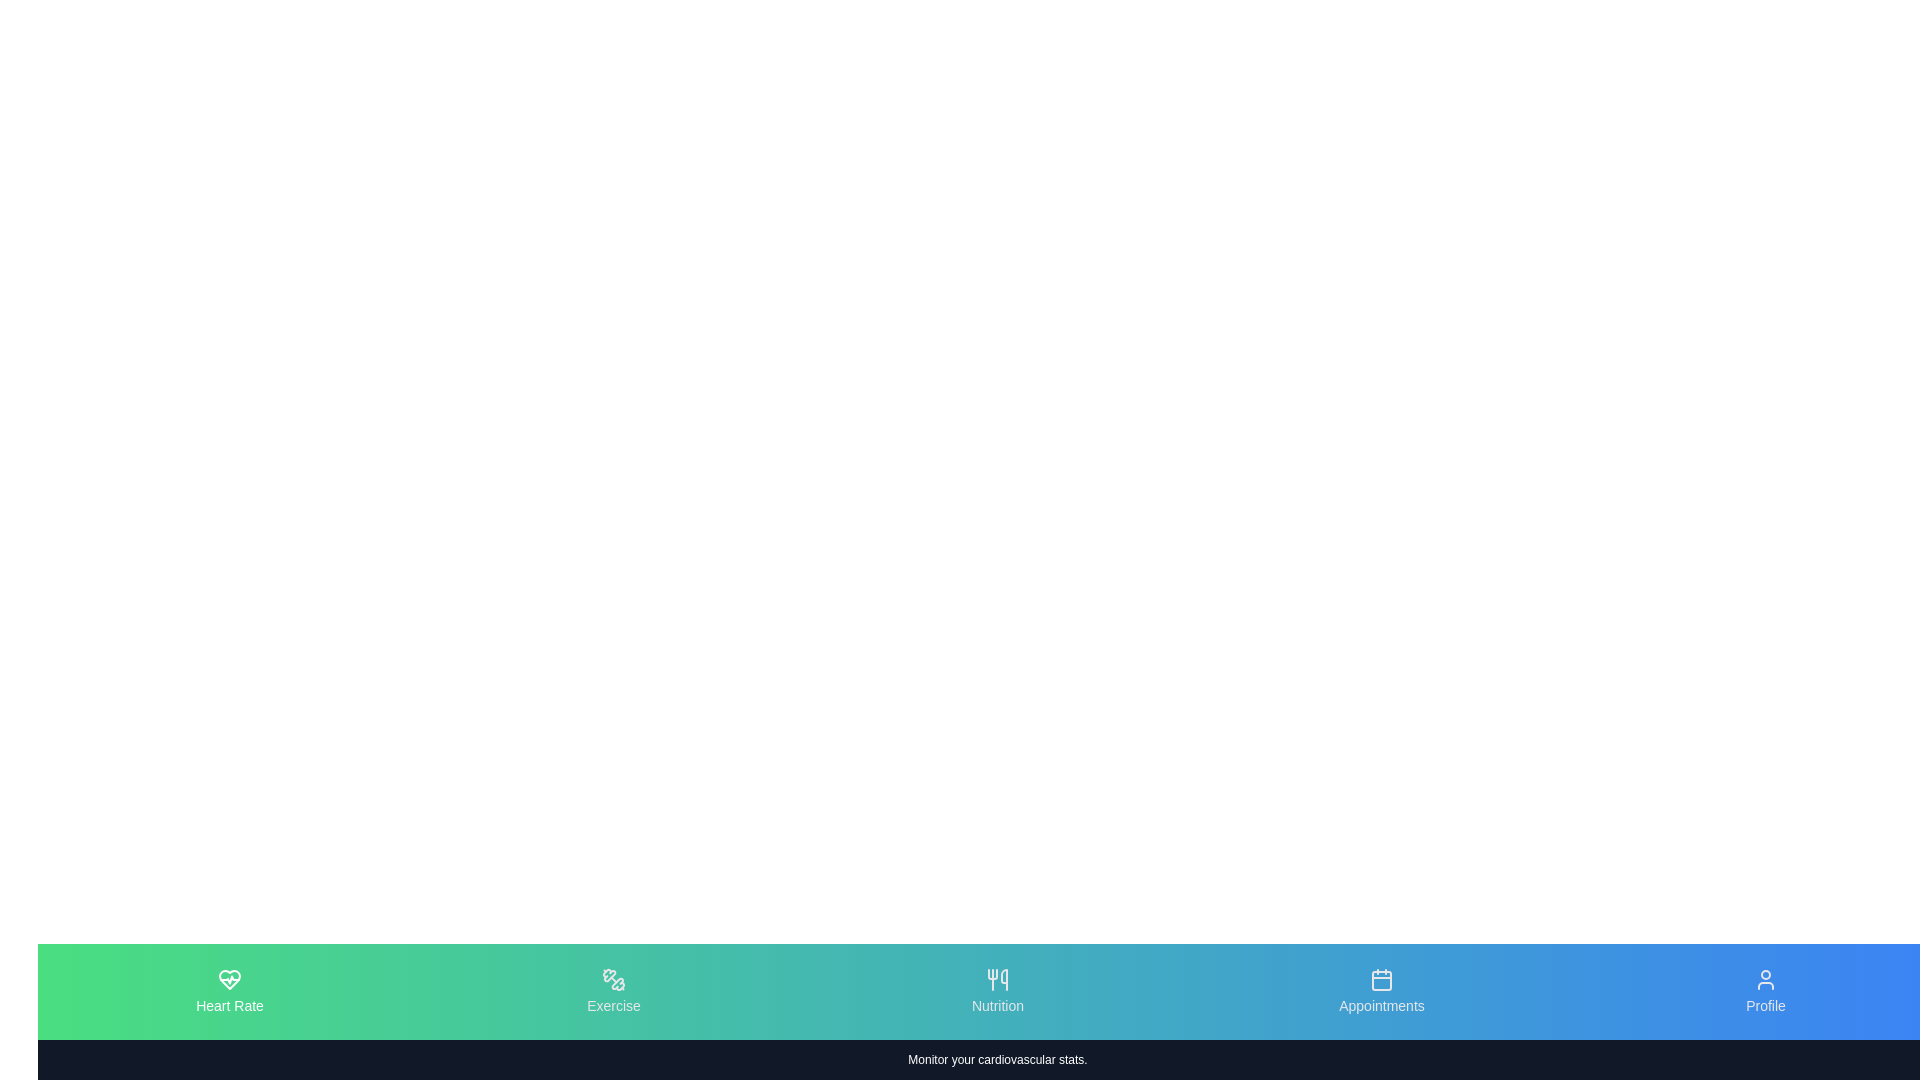 This screenshot has width=1920, height=1080. Describe the element at coordinates (613, 991) in the screenshot. I see `the tab labeled Exercise` at that location.